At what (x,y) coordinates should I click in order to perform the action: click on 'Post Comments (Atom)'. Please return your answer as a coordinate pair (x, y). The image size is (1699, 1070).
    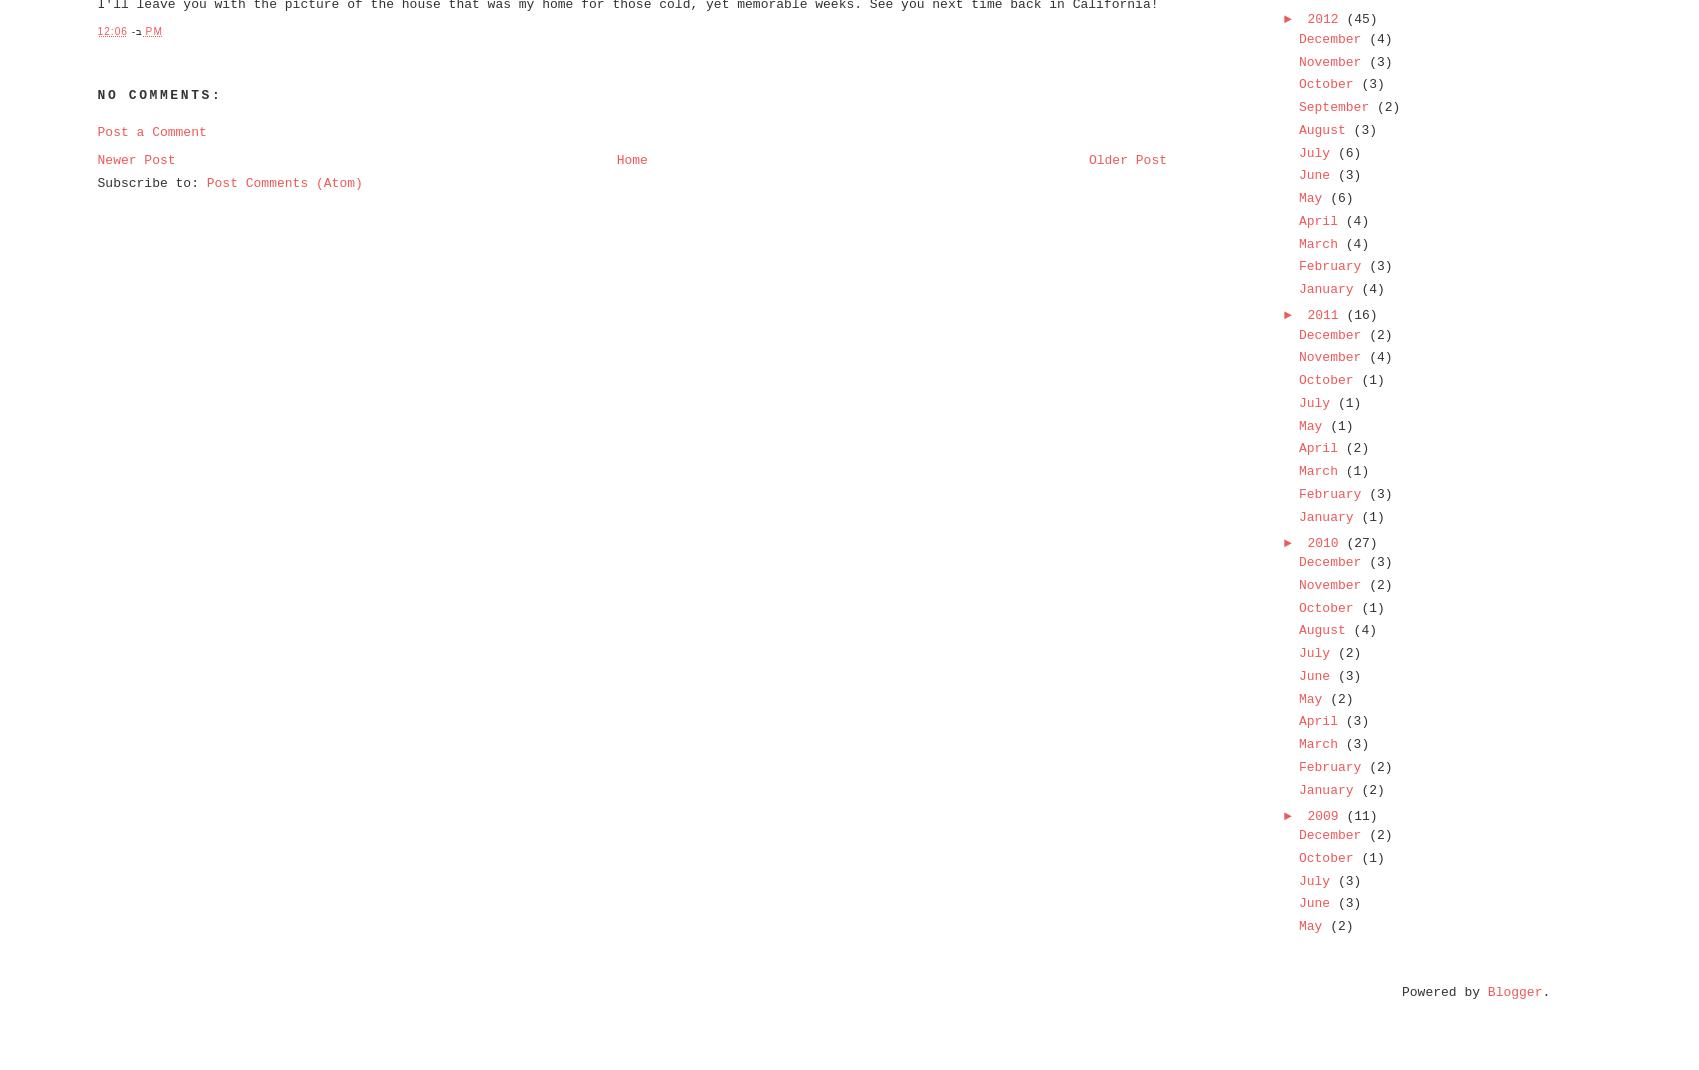
    Looking at the image, I should click on (205, 181).